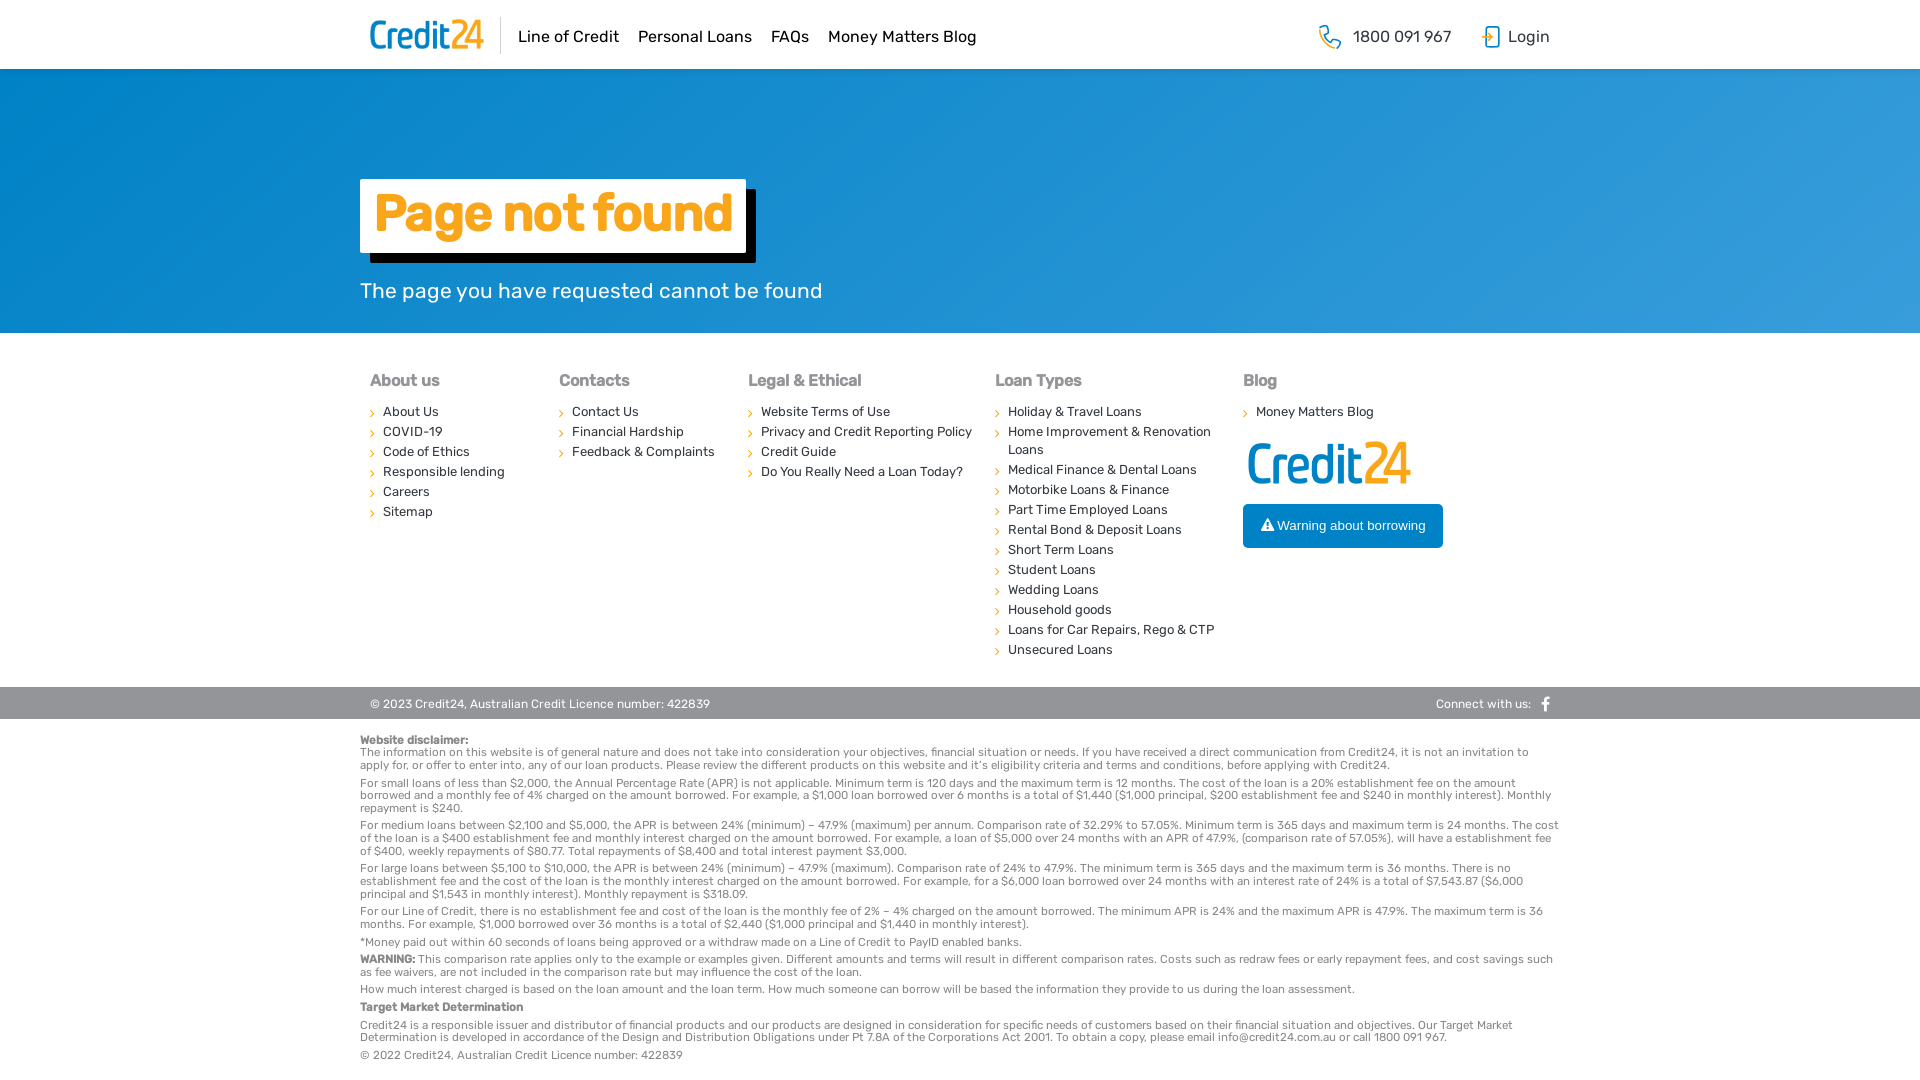  What do you see at coordinates (641, 431) in the screenshot?
I see `'Financial Hardship'` at bounding box center [641, 431].